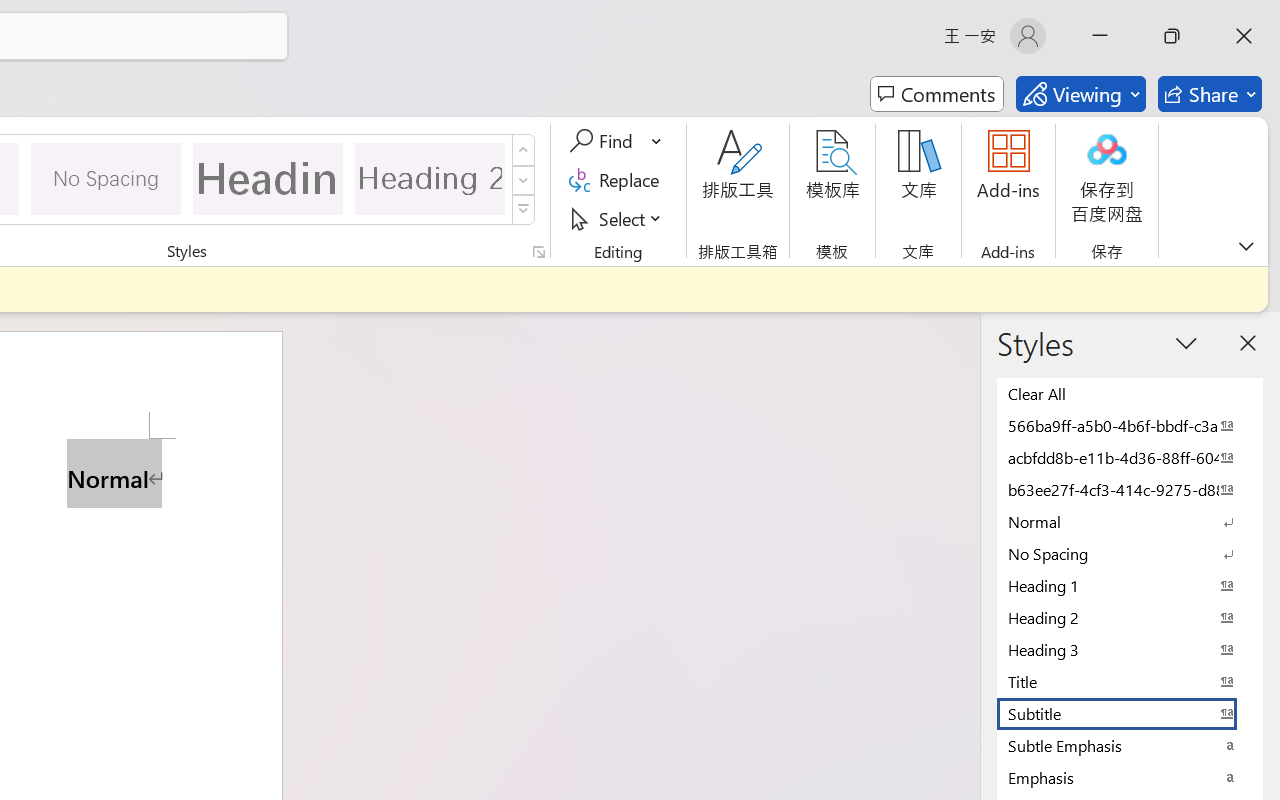 The width and height of the screenshot is (1280, 800). I want to click on 'Styles...', so click(538, 251).